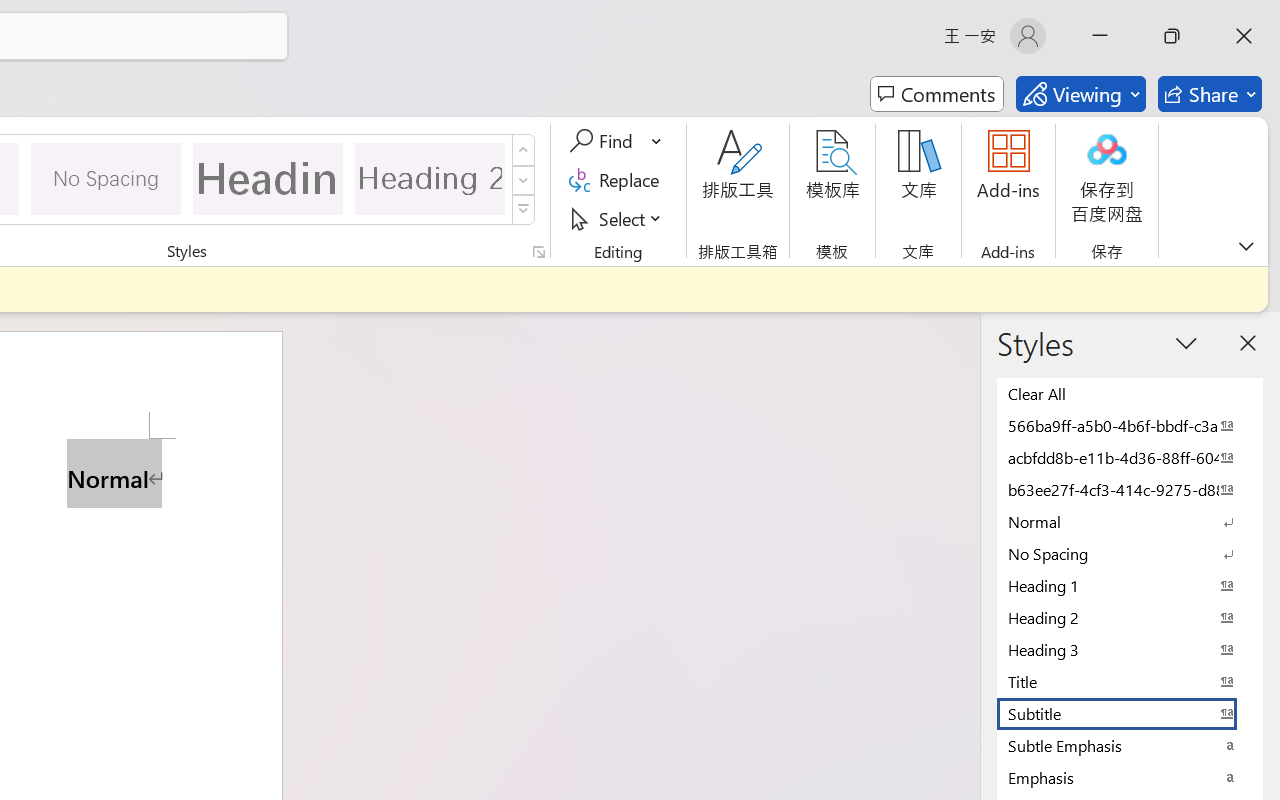 The width and height of the screenshot is (1280, 800). I want to click on 'Styles...', so click(538, 251).